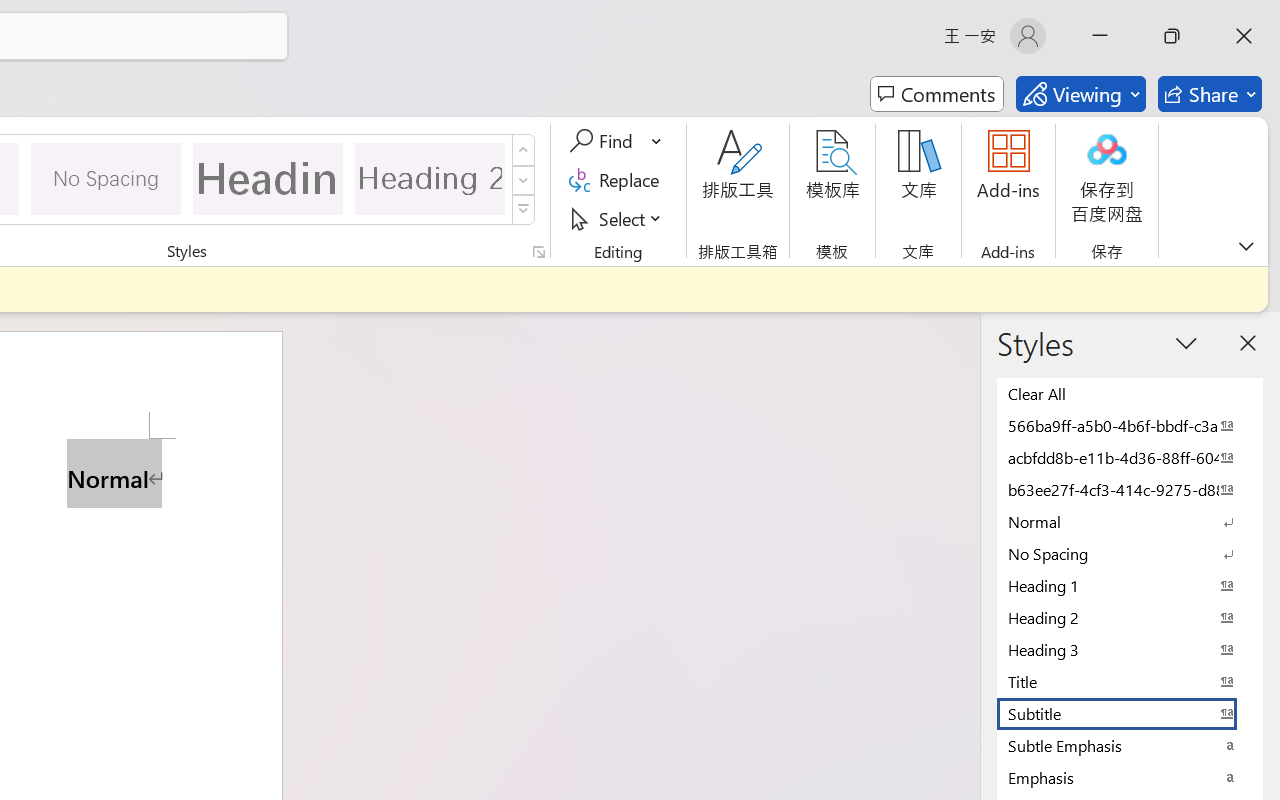 The width and height of the screenshot is (1280, 800). I want to click on 'Styles...', so click(538, 251).